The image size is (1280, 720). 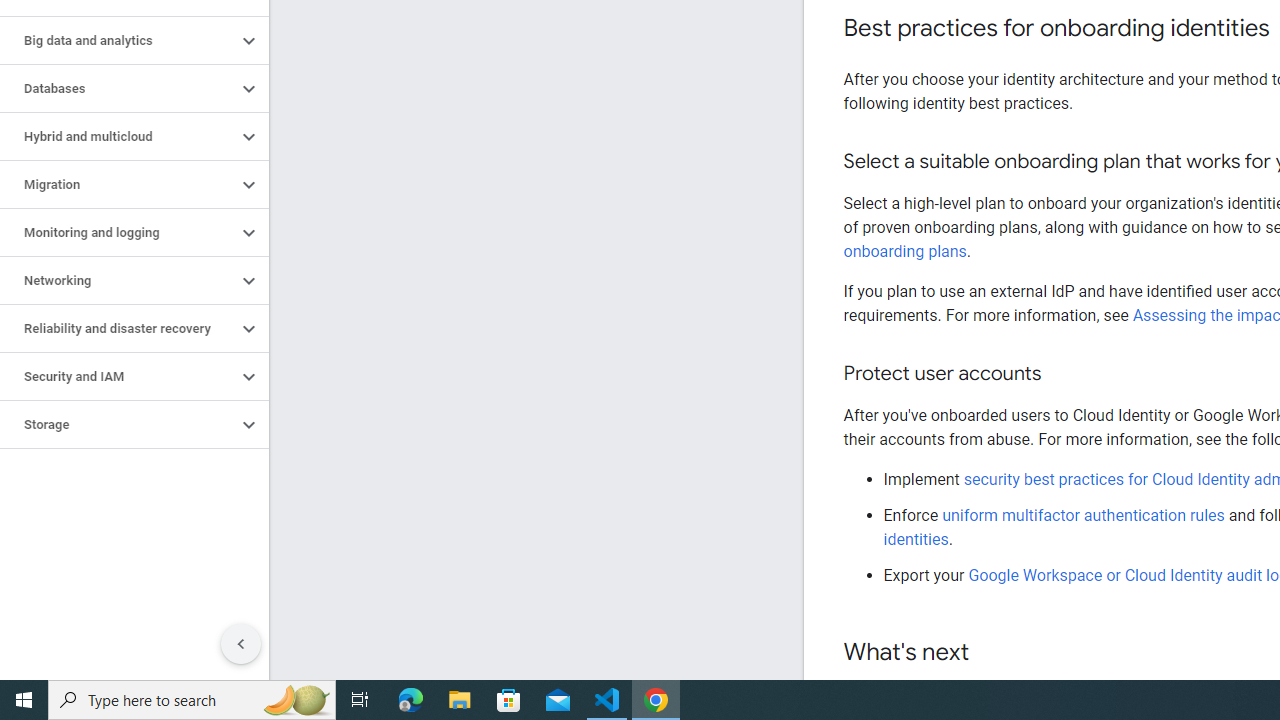 What do you see at coordinates (240, 644) in the screenshot?
I see `'Hide side navigation'` at bounding box center [240, 644].